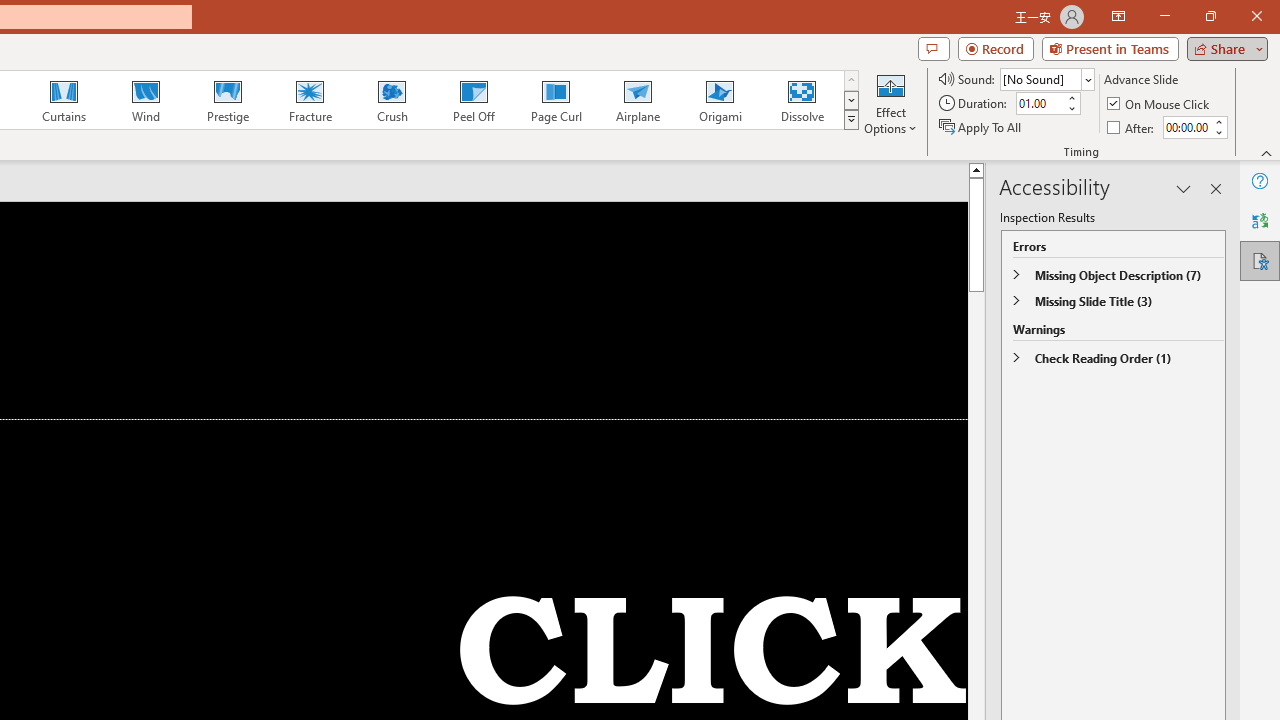  Describe the element at coordinates (1184, 189) in the screenshot. I see `'Task Pane Options'` at that location.